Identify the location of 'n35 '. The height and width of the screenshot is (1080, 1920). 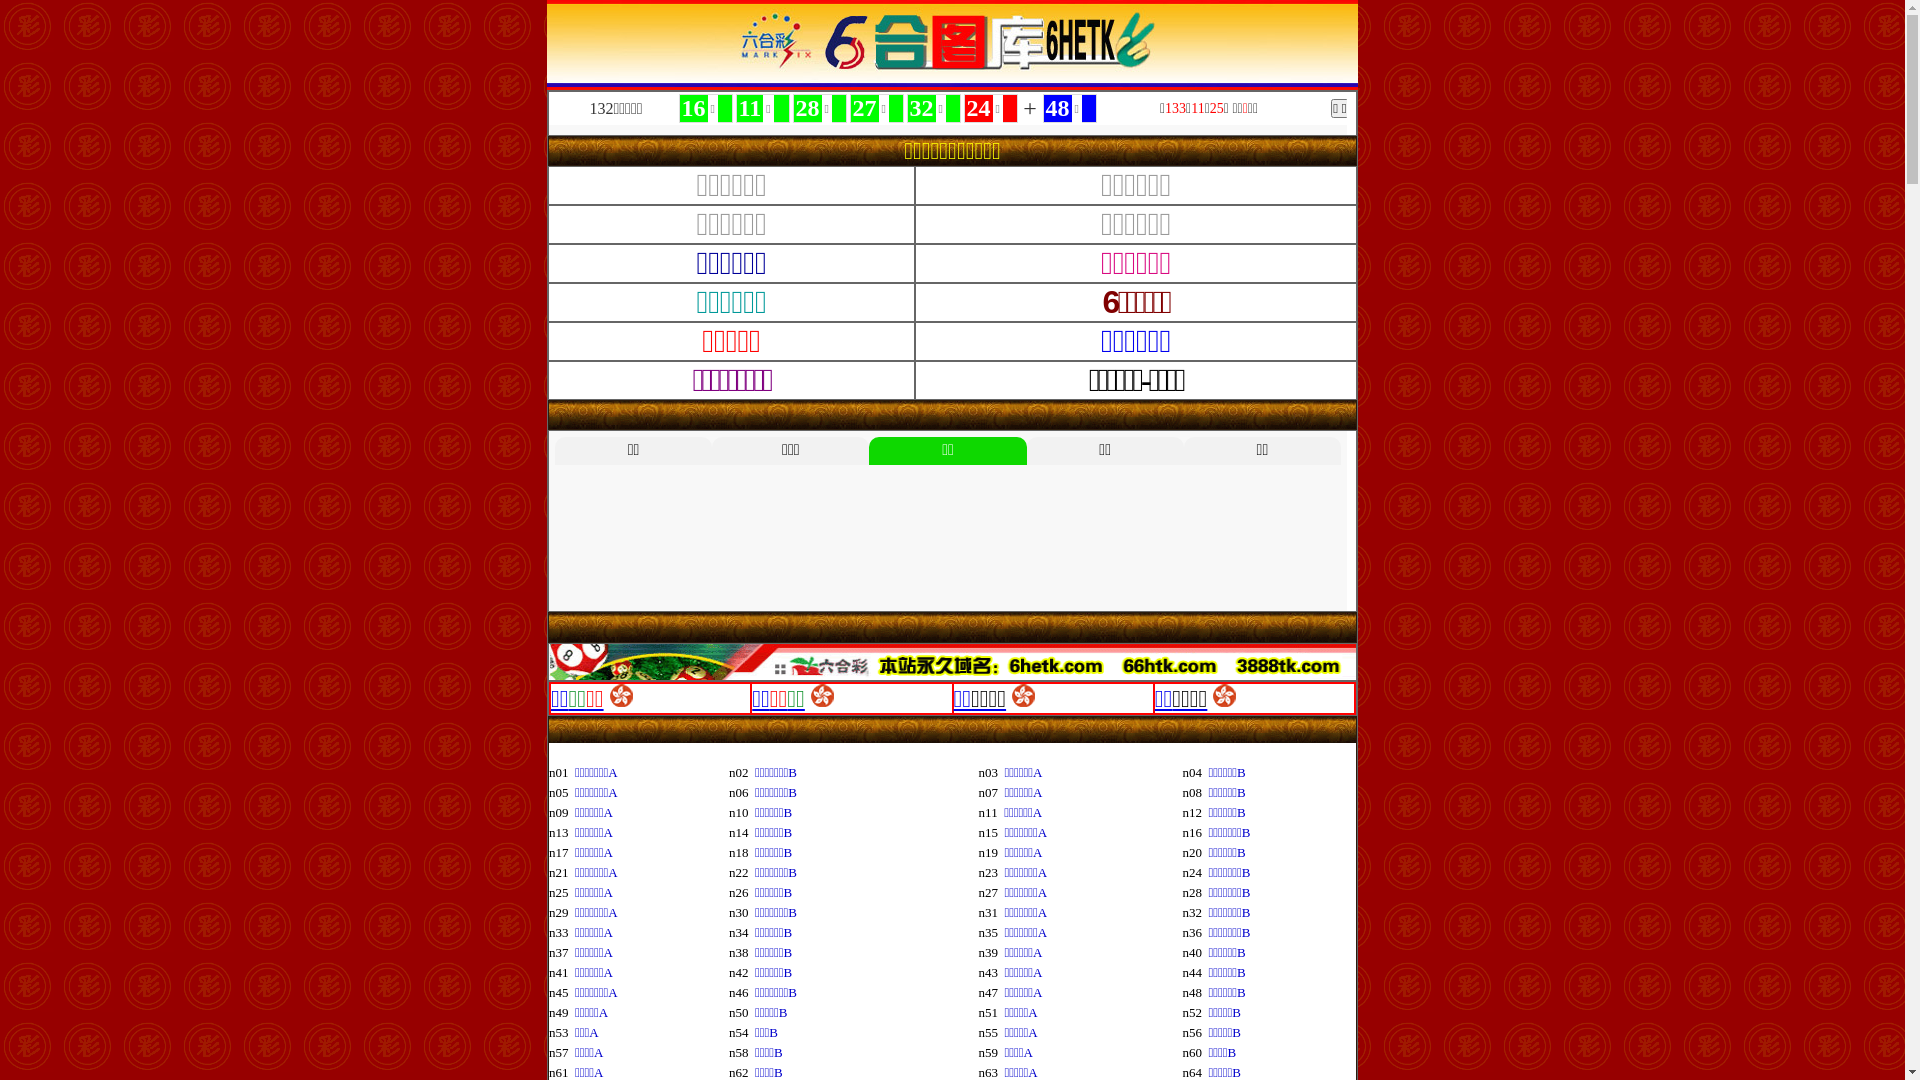
(979, 932).